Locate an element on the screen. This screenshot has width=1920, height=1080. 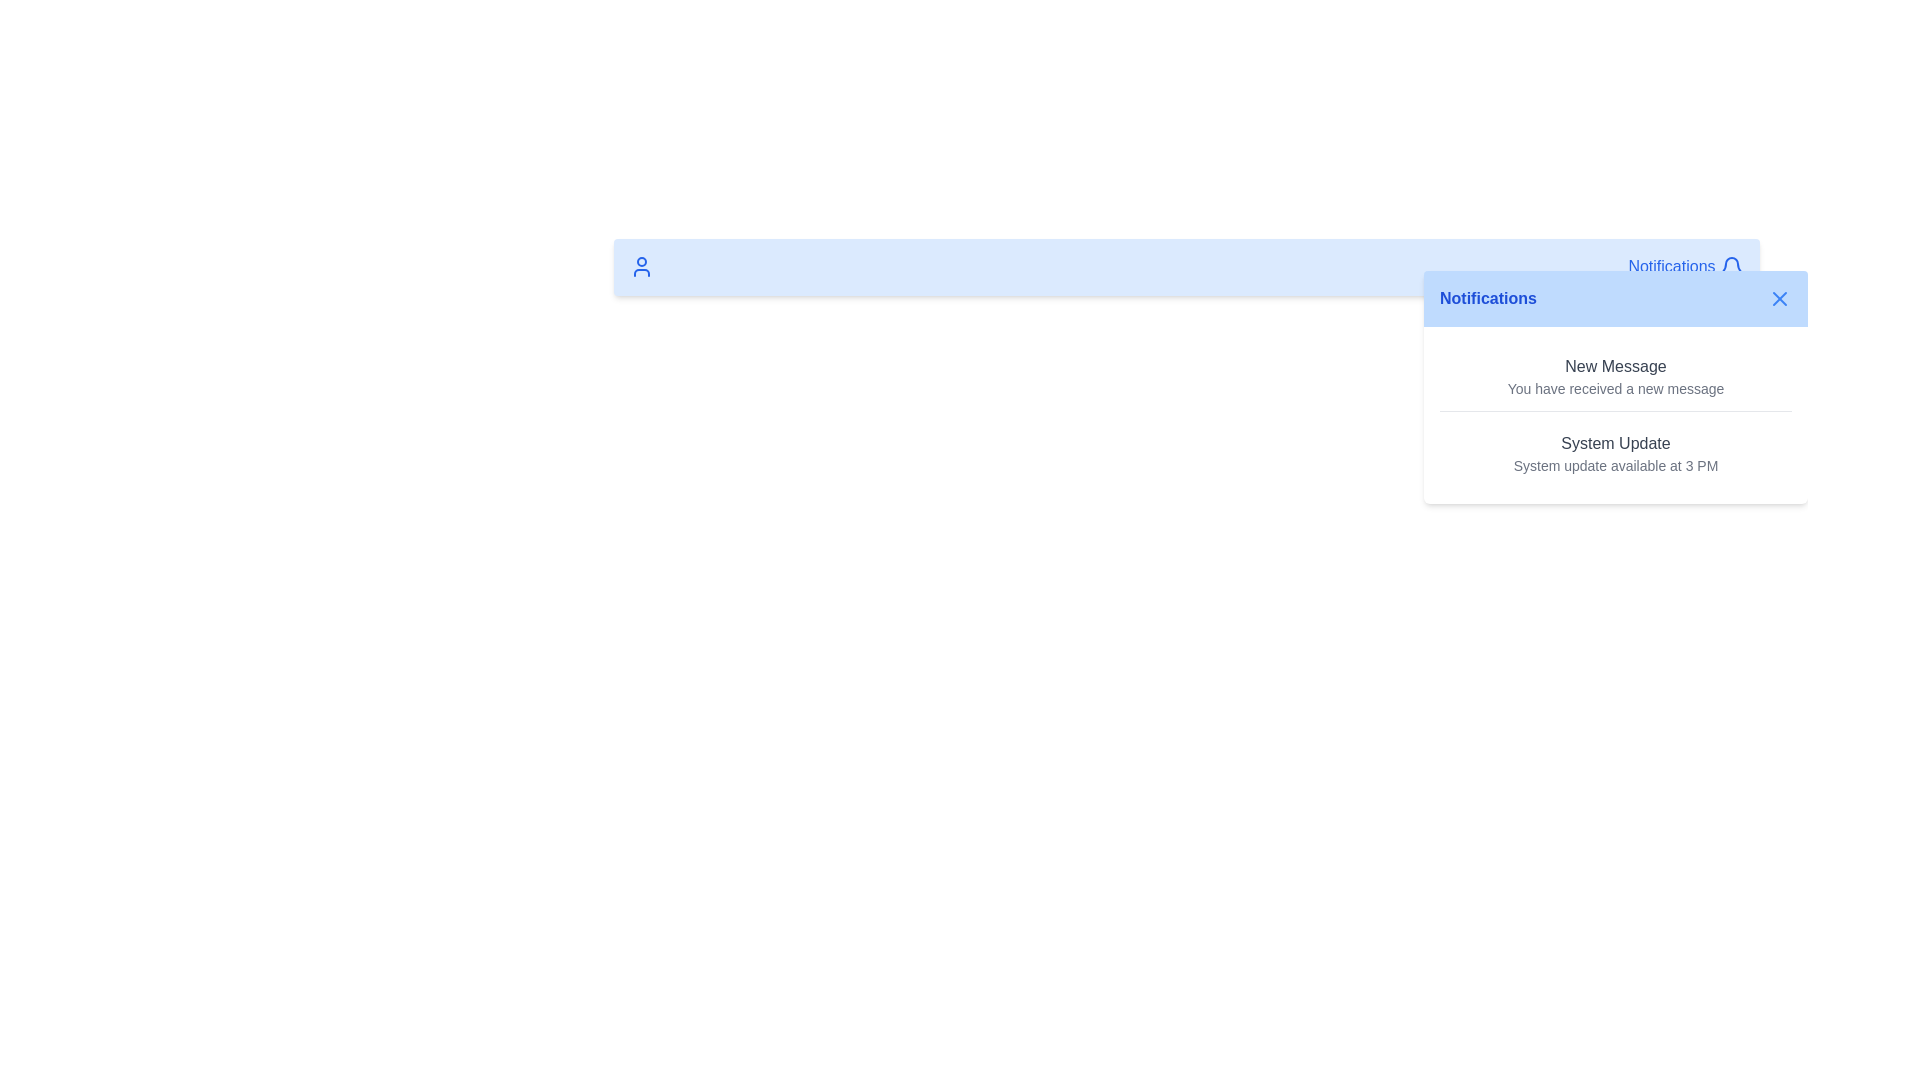
title text of the notification located at the top section of the notification card, which indicates the main subject of the notification is located at coordinates (1616, 366).